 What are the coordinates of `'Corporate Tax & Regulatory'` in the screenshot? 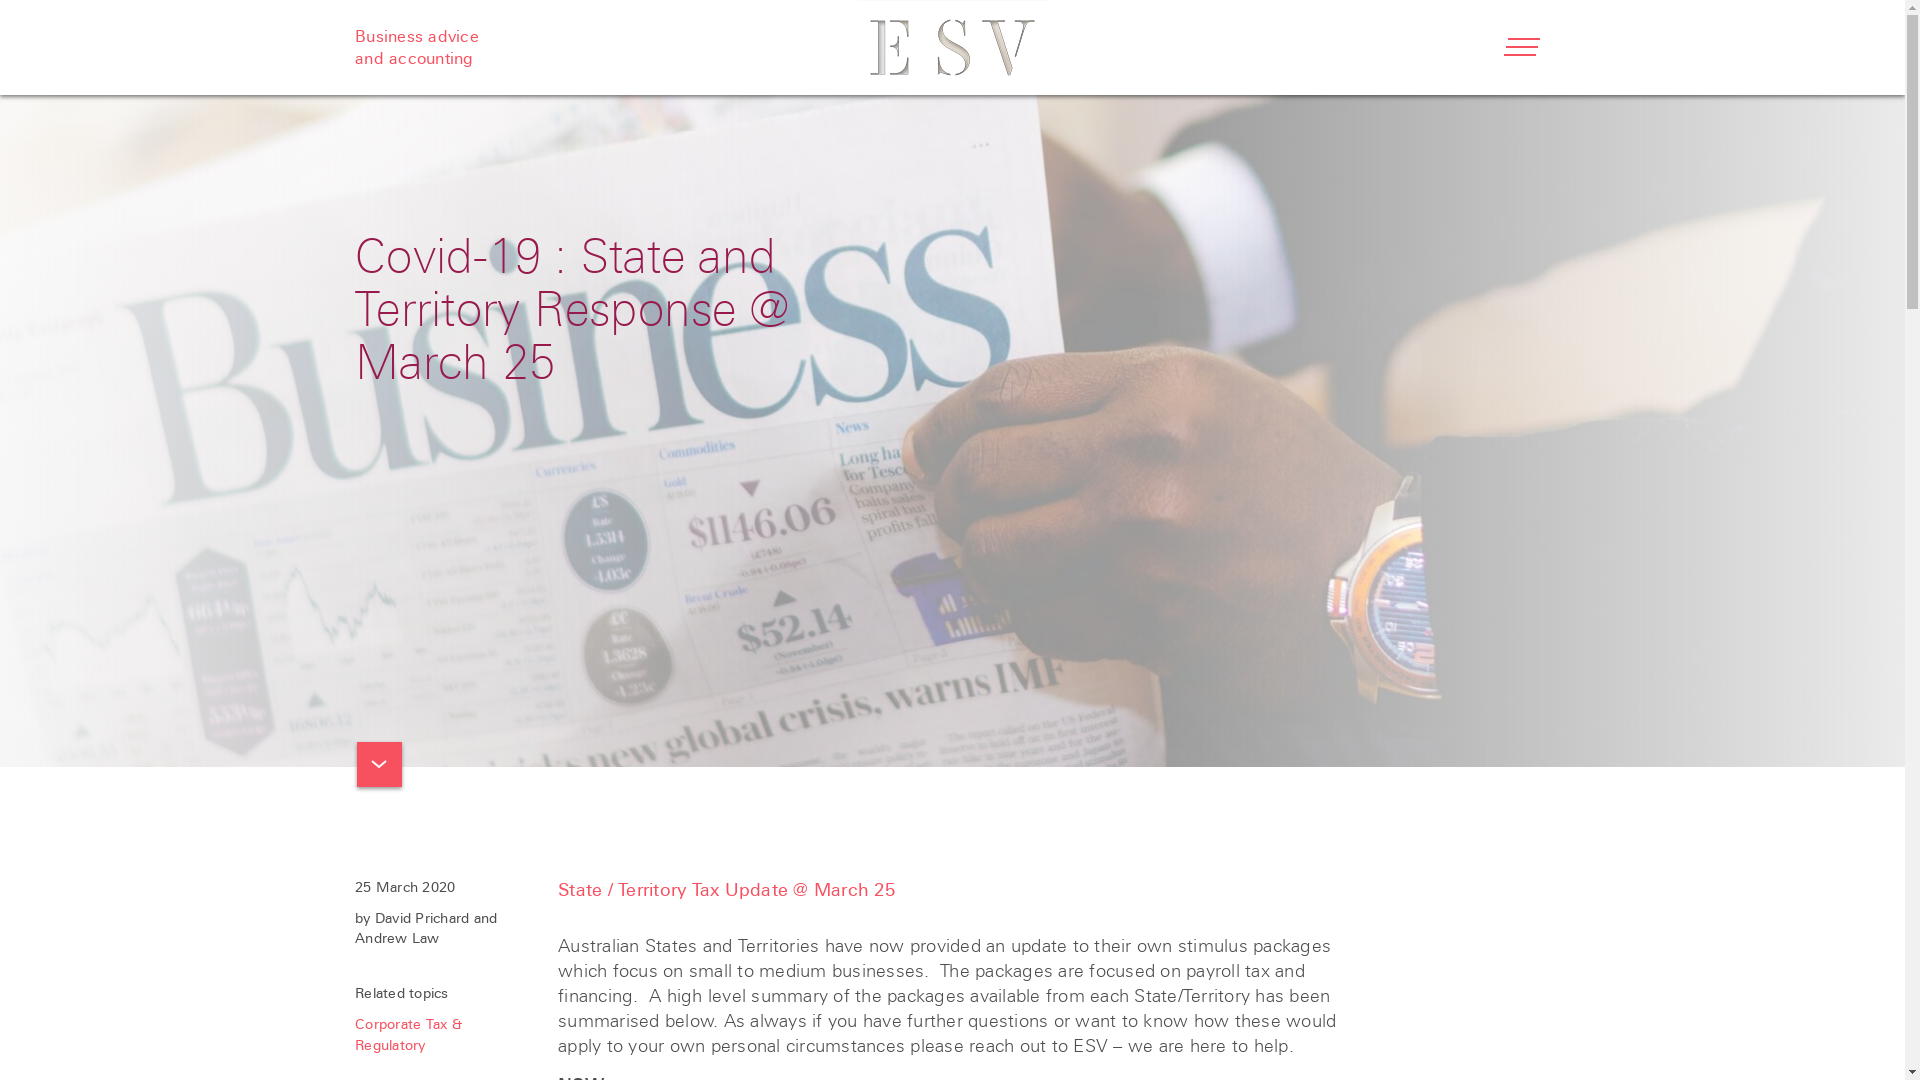 It's located at (407, 1034).